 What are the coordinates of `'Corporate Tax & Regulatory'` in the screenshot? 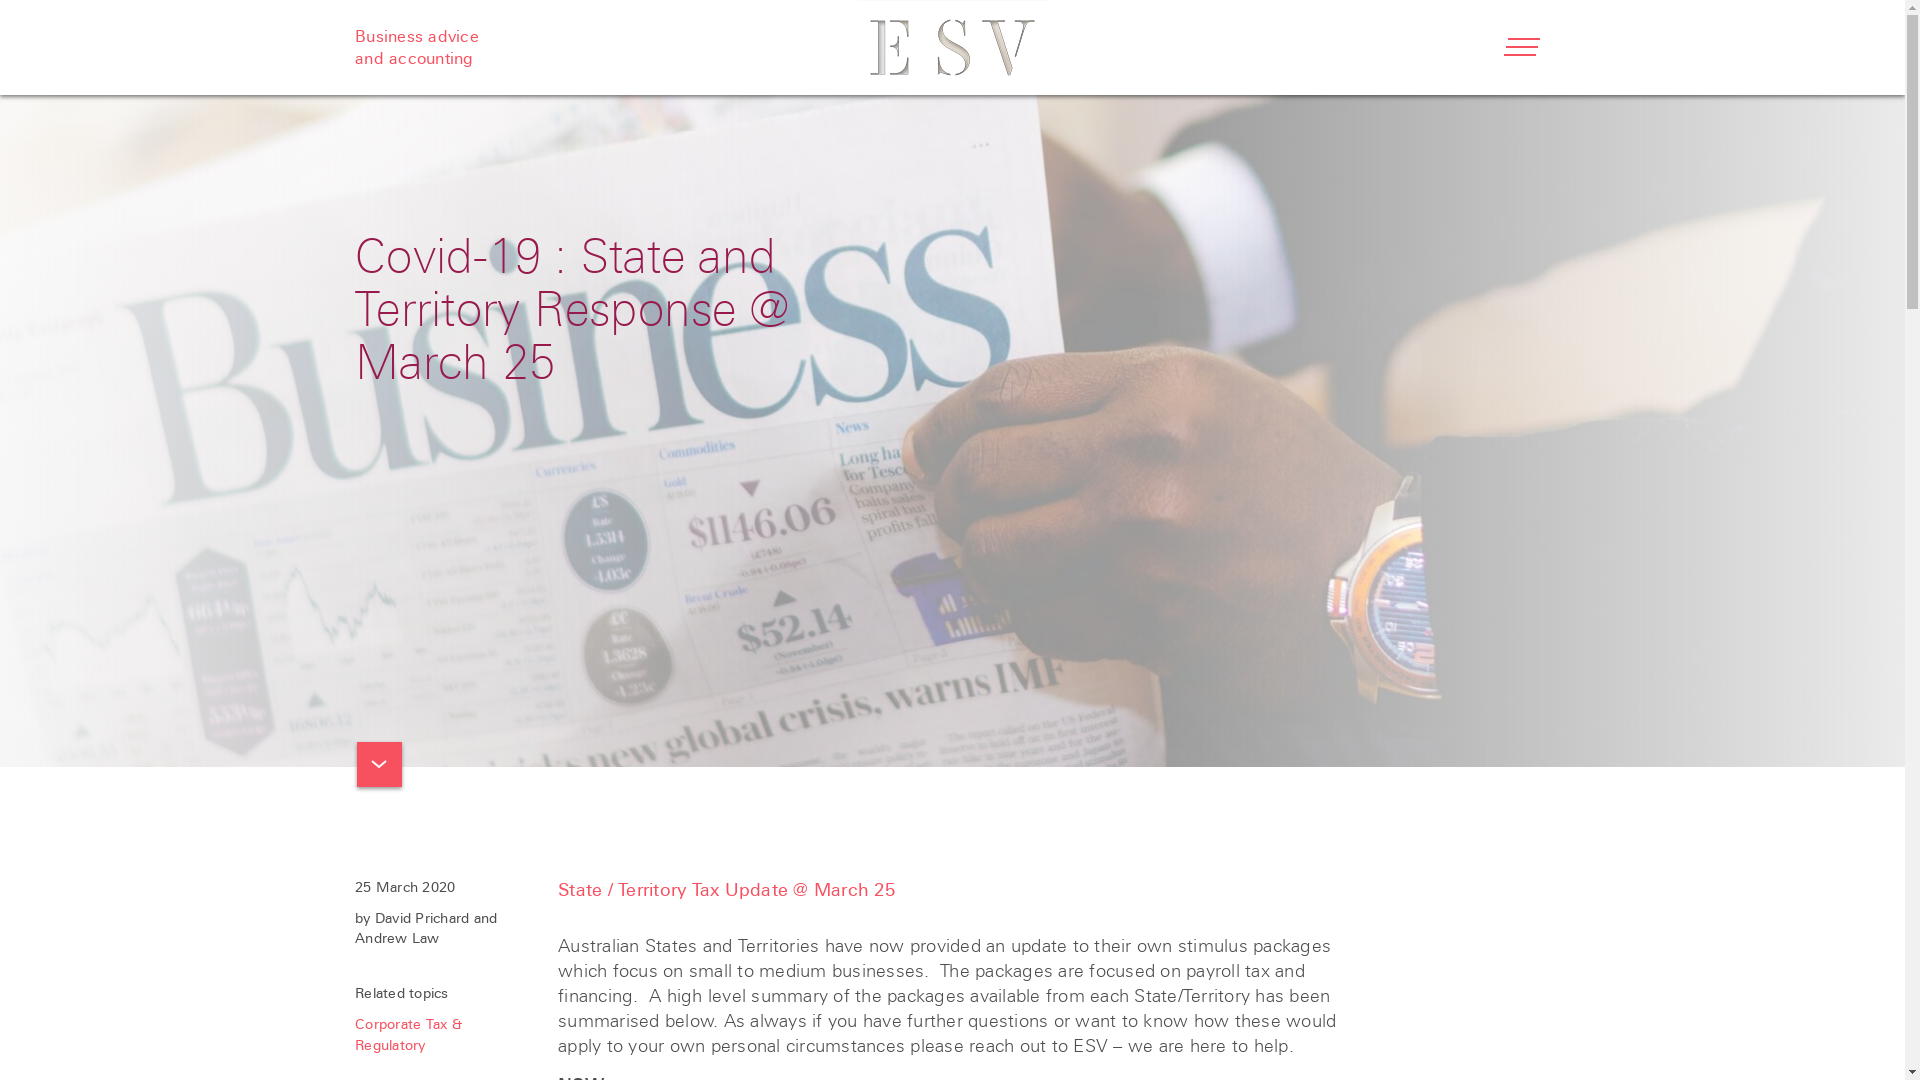 It's located at (407, 1034).